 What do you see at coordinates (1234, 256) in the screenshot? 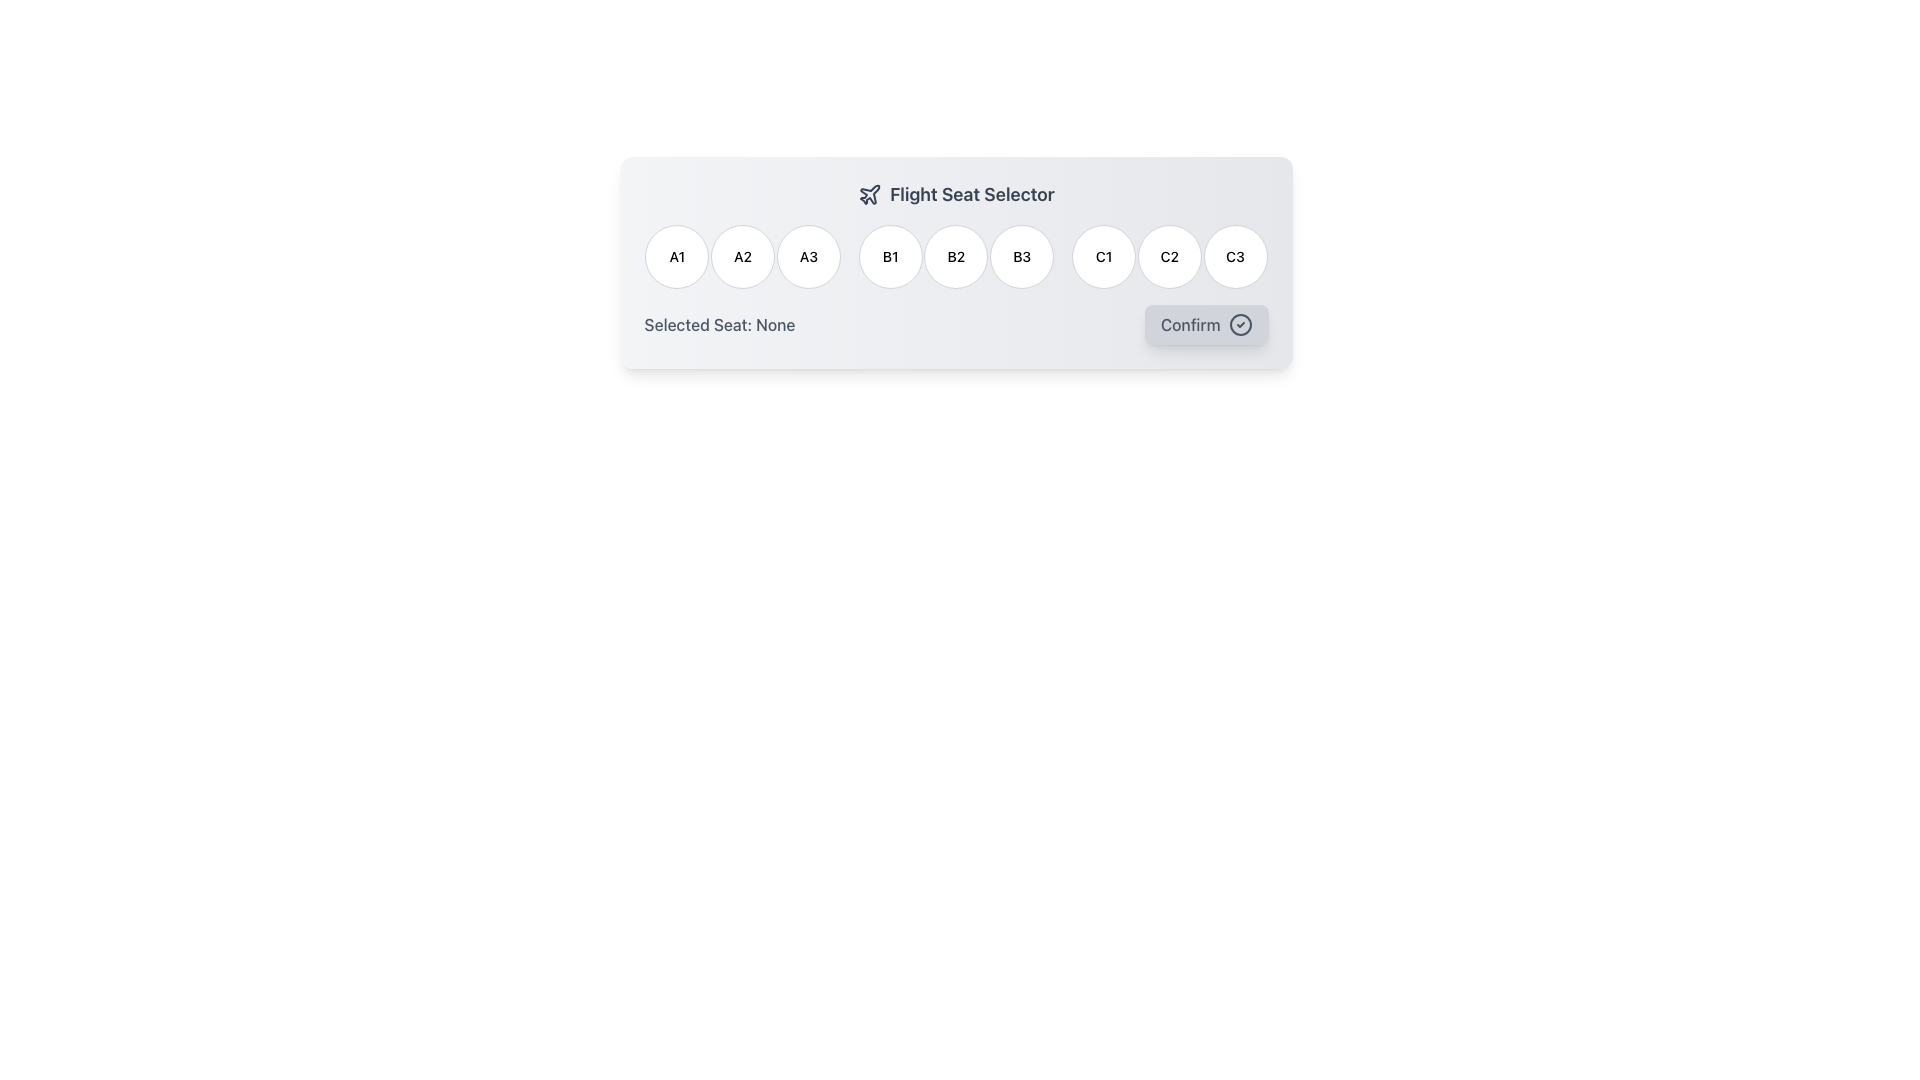
I see `the circular button labeled 'C3'` at bounding box center [1234, 256].